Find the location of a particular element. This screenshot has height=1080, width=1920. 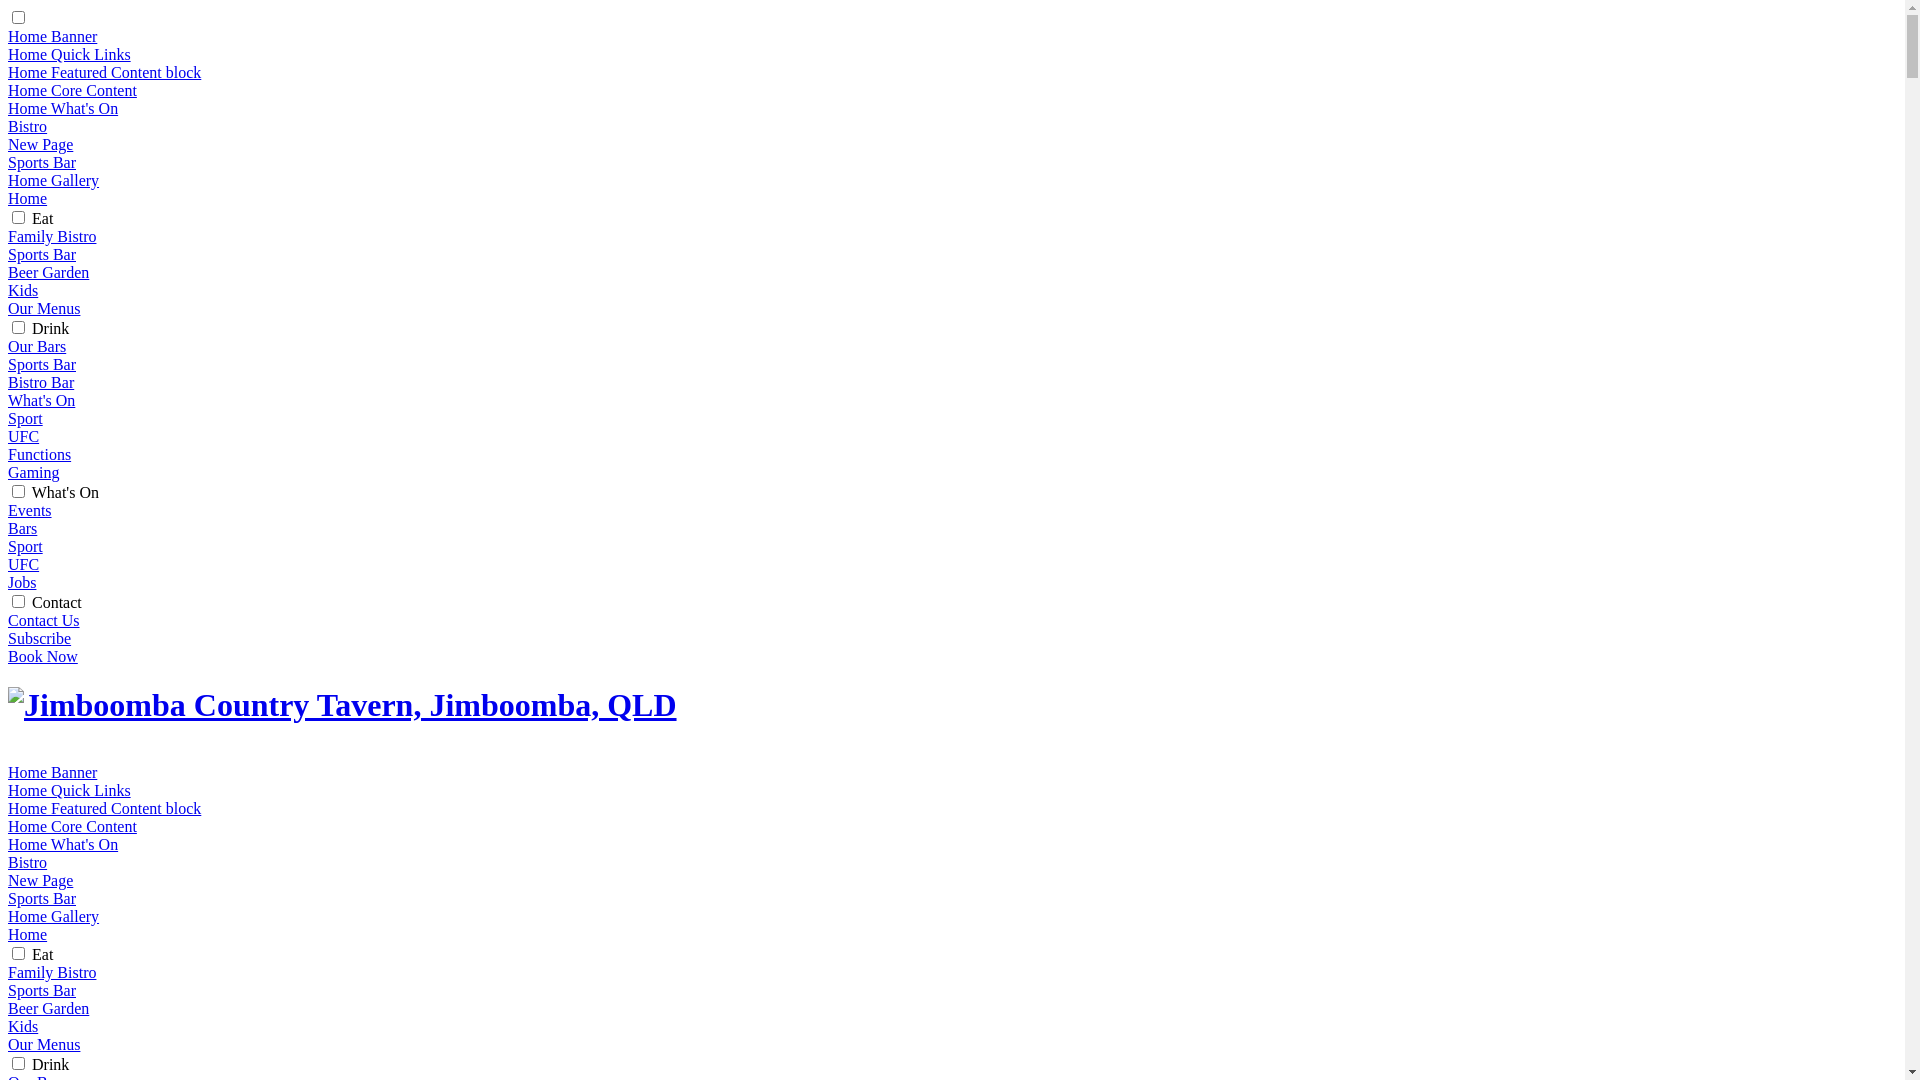

'Kids' is located at coordinates (23, 290).